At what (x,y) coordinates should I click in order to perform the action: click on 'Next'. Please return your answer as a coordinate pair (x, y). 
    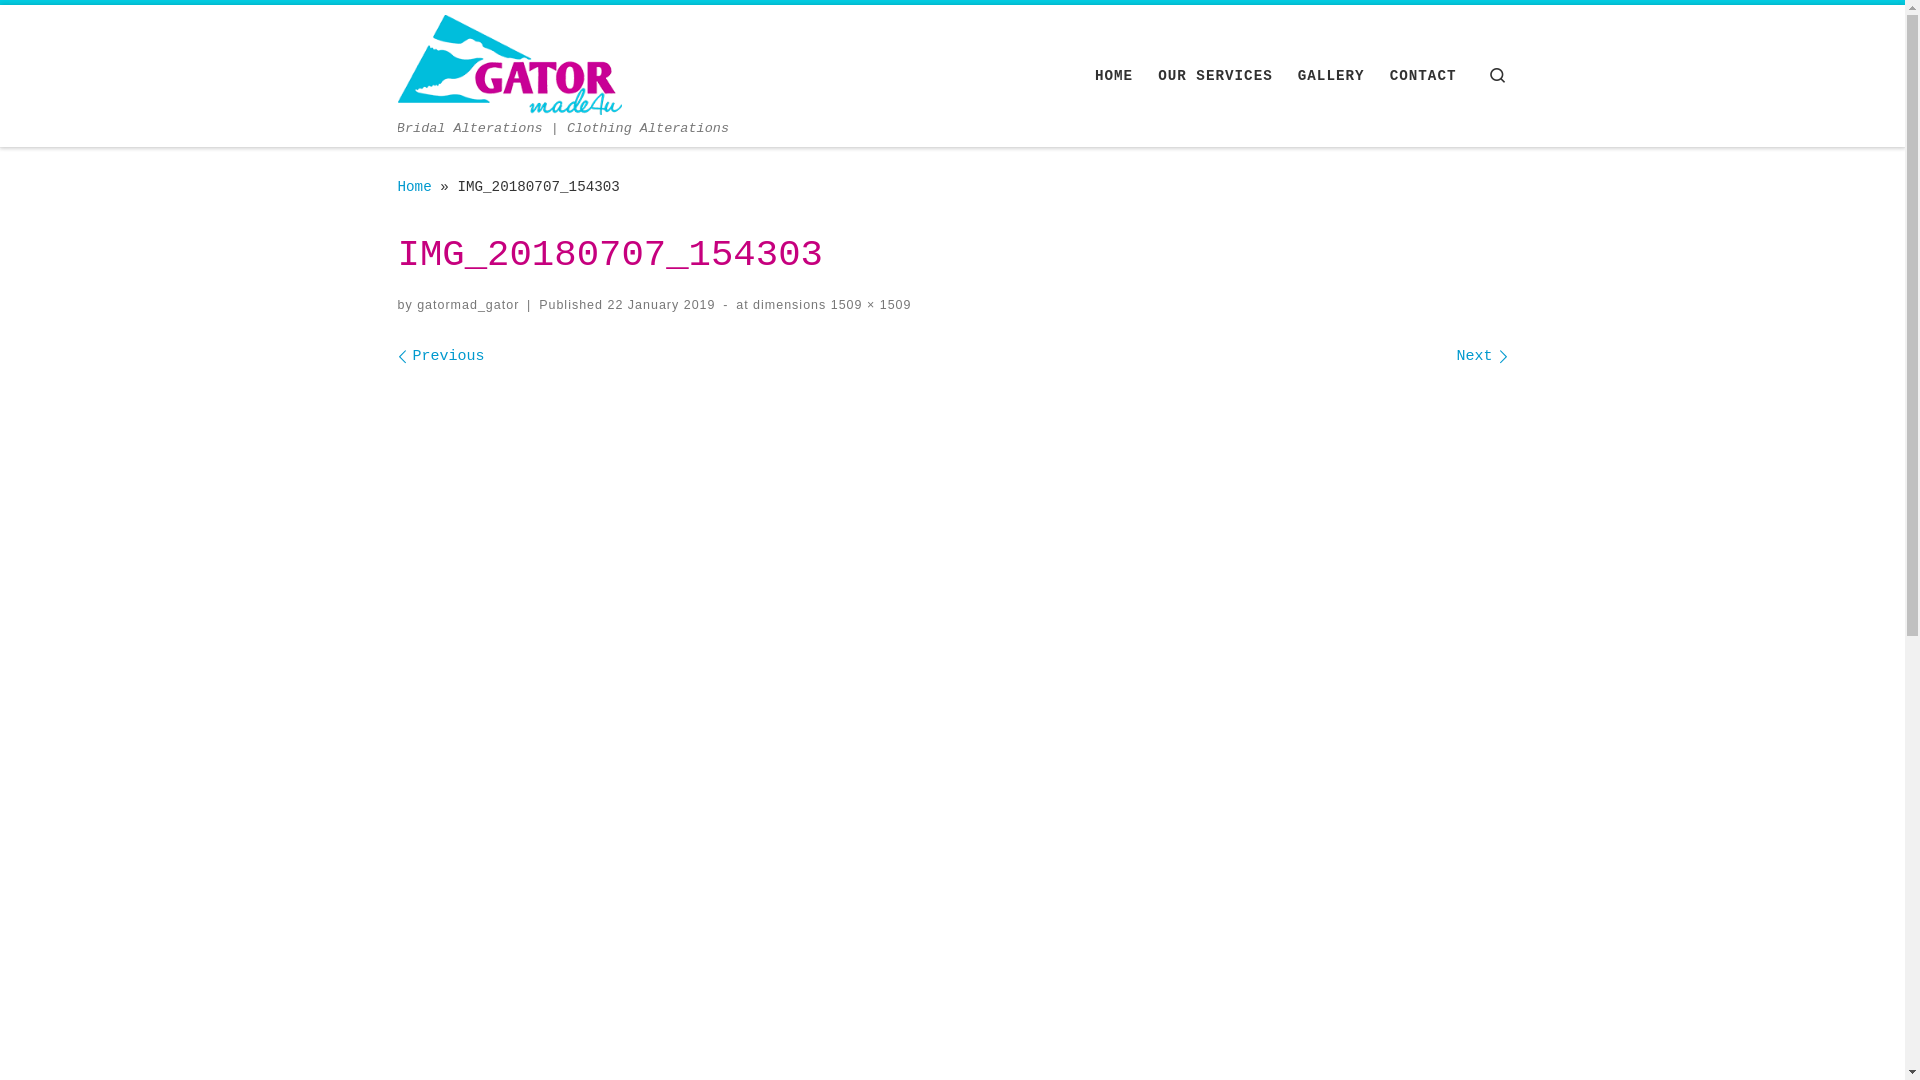
    Looking at the image, I should click on (1481, 355).